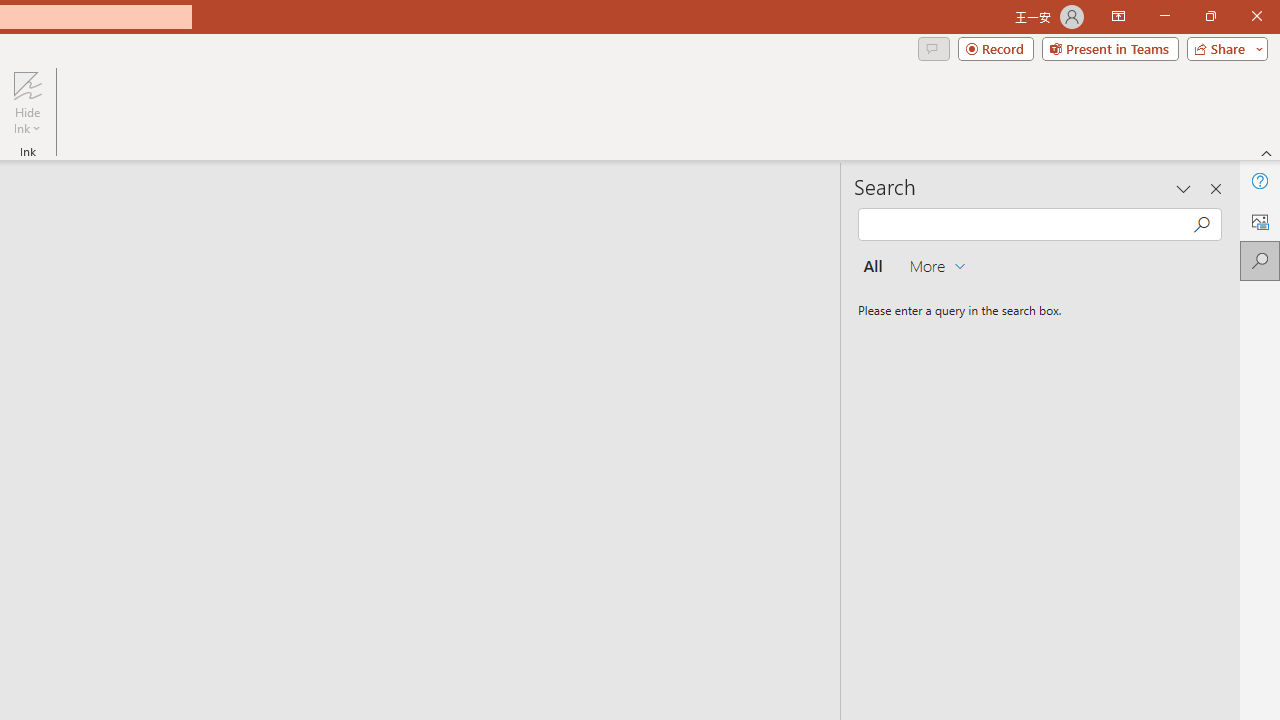 The width and height of the screenshot is (1280, 720). I want to click on 'Hide Ink', so click(27, 103).